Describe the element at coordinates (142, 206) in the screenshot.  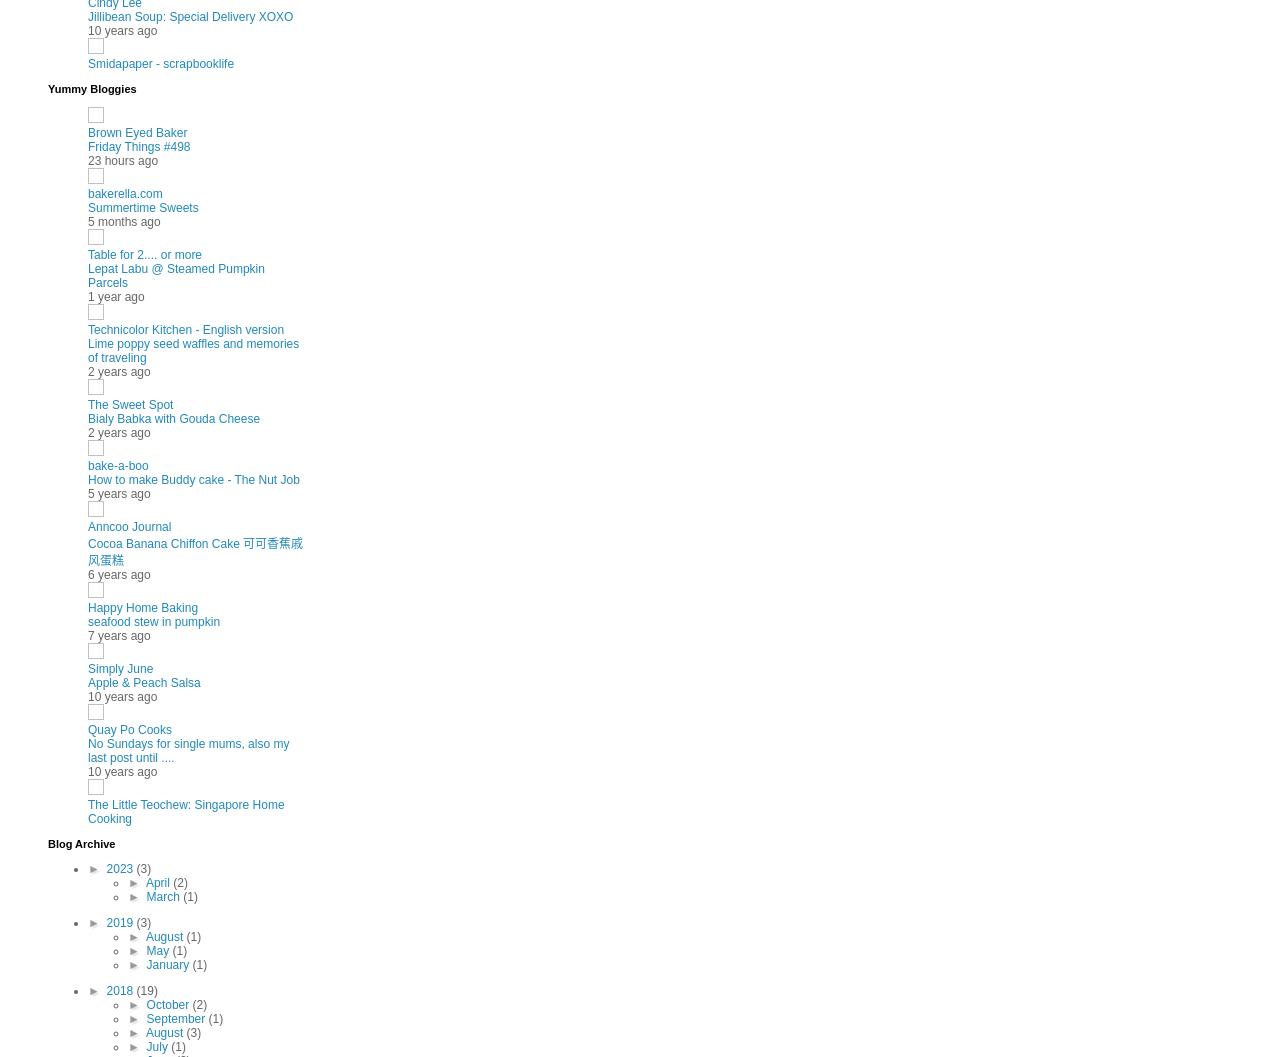
I see `'Summertime Sweets'` at that location.